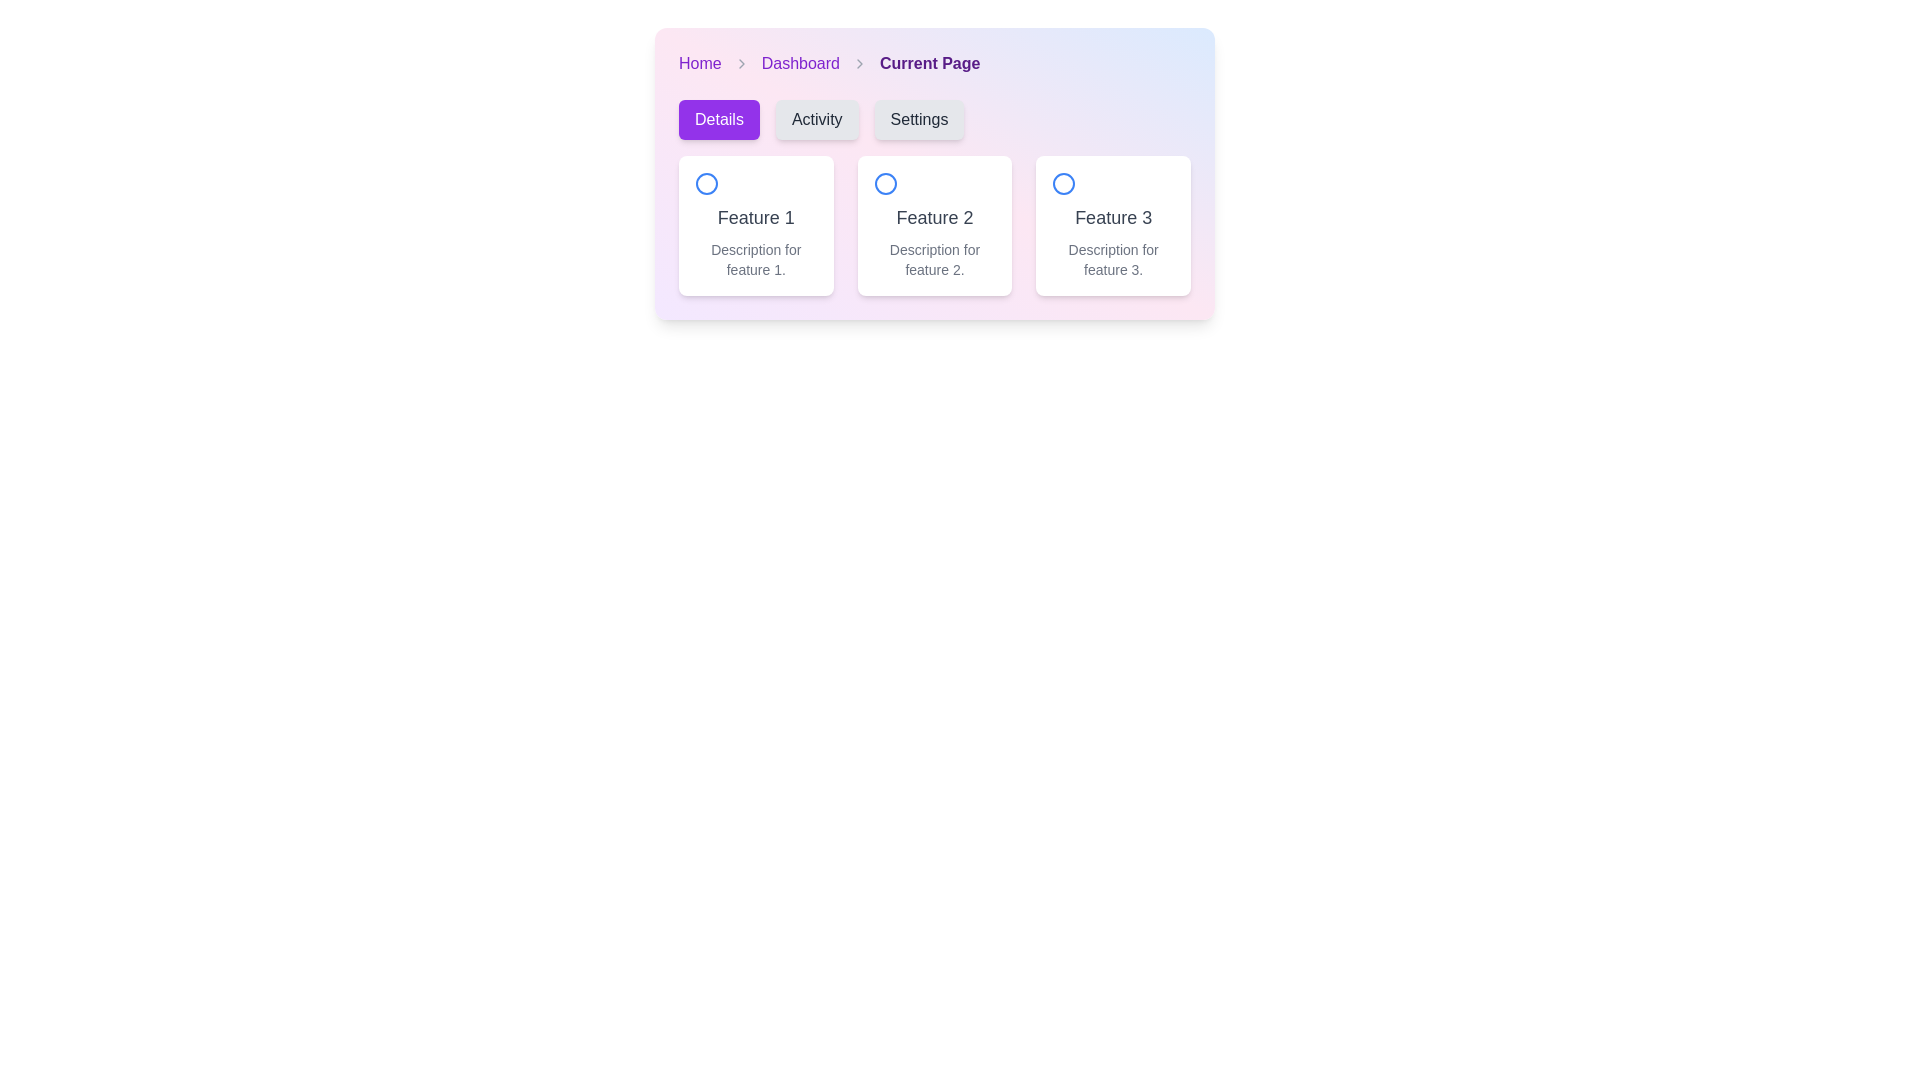 Image resolution: width=1920 pixels, height=1080 pixels. I want to click on the 'Activity' button, which is a rectangular button with a gray background and black text, located between the 'Details' and 'Settings' buttons, so click(817, 119).